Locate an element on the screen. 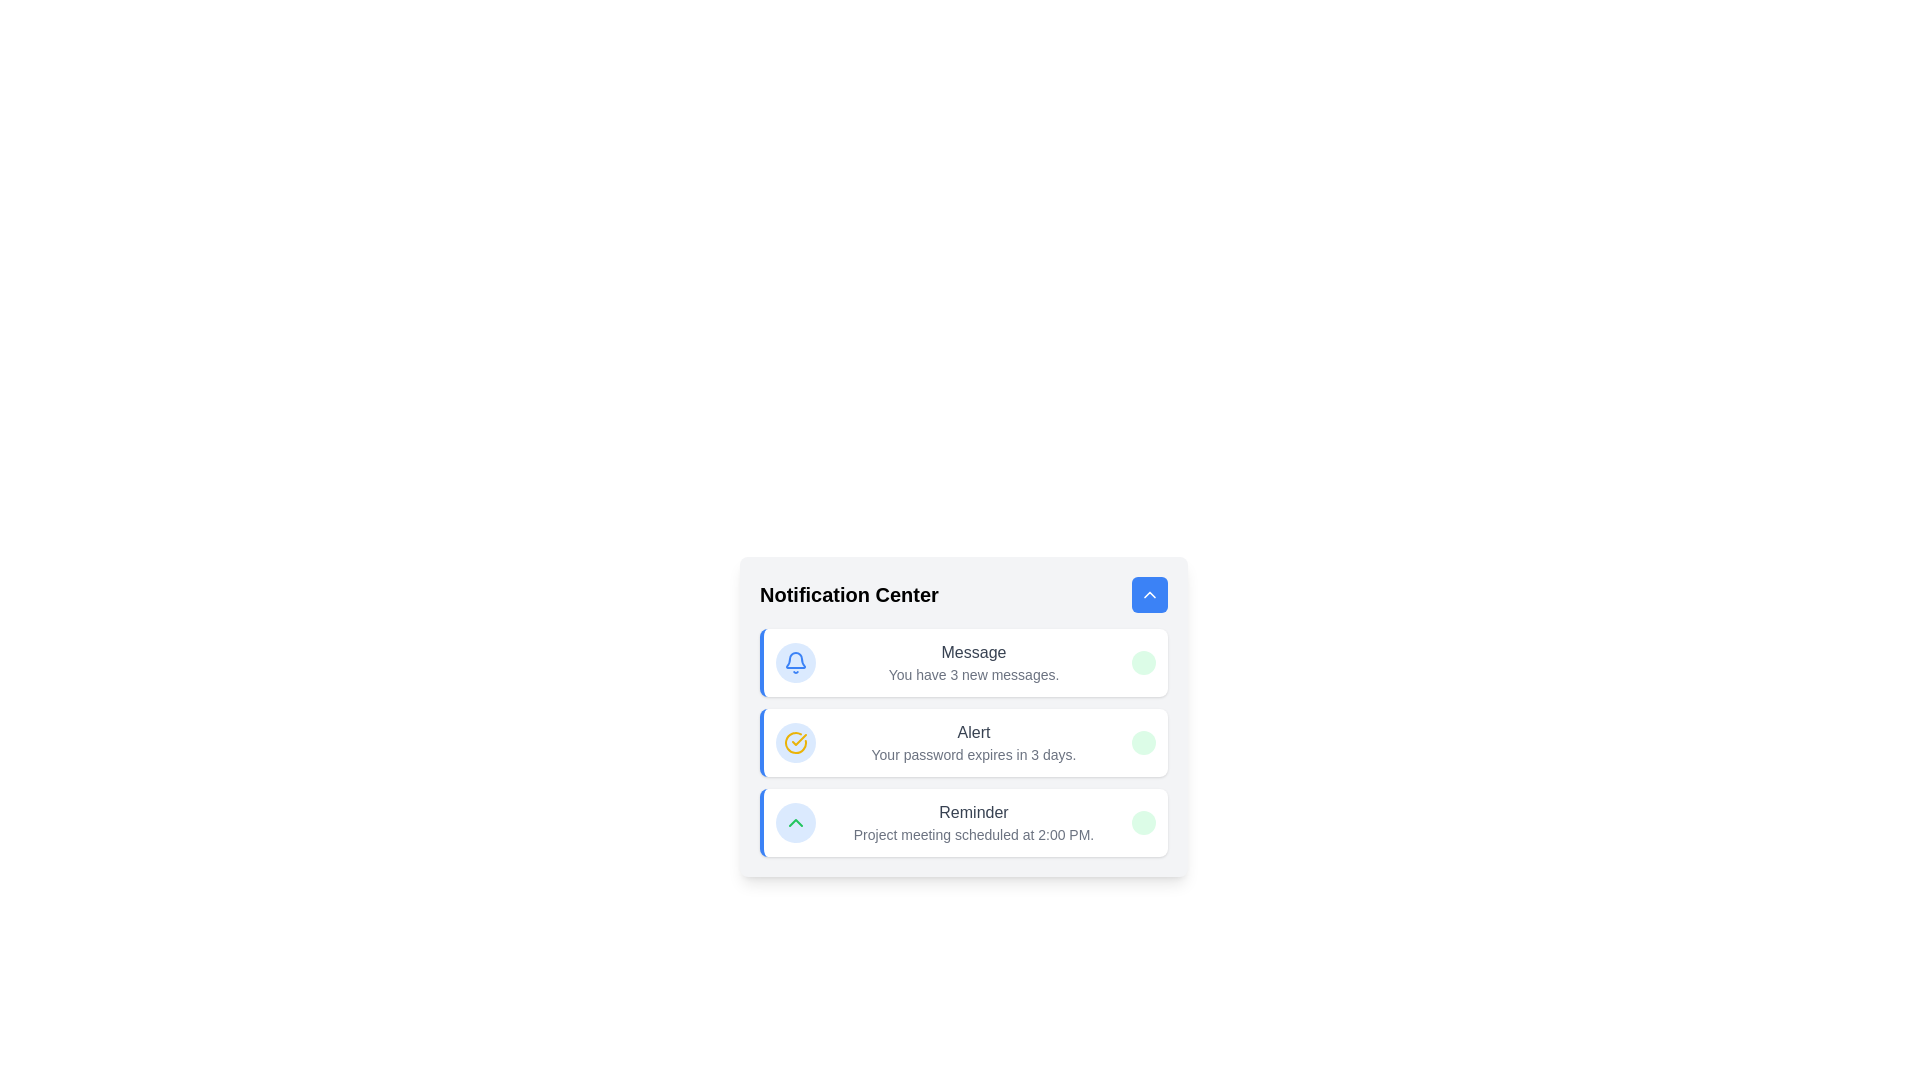 This screenshot has width=1920, height=1080. the Notification card displaying new messages, positioned as the first item in the Notification Center list is located at coordinates (964, 663).